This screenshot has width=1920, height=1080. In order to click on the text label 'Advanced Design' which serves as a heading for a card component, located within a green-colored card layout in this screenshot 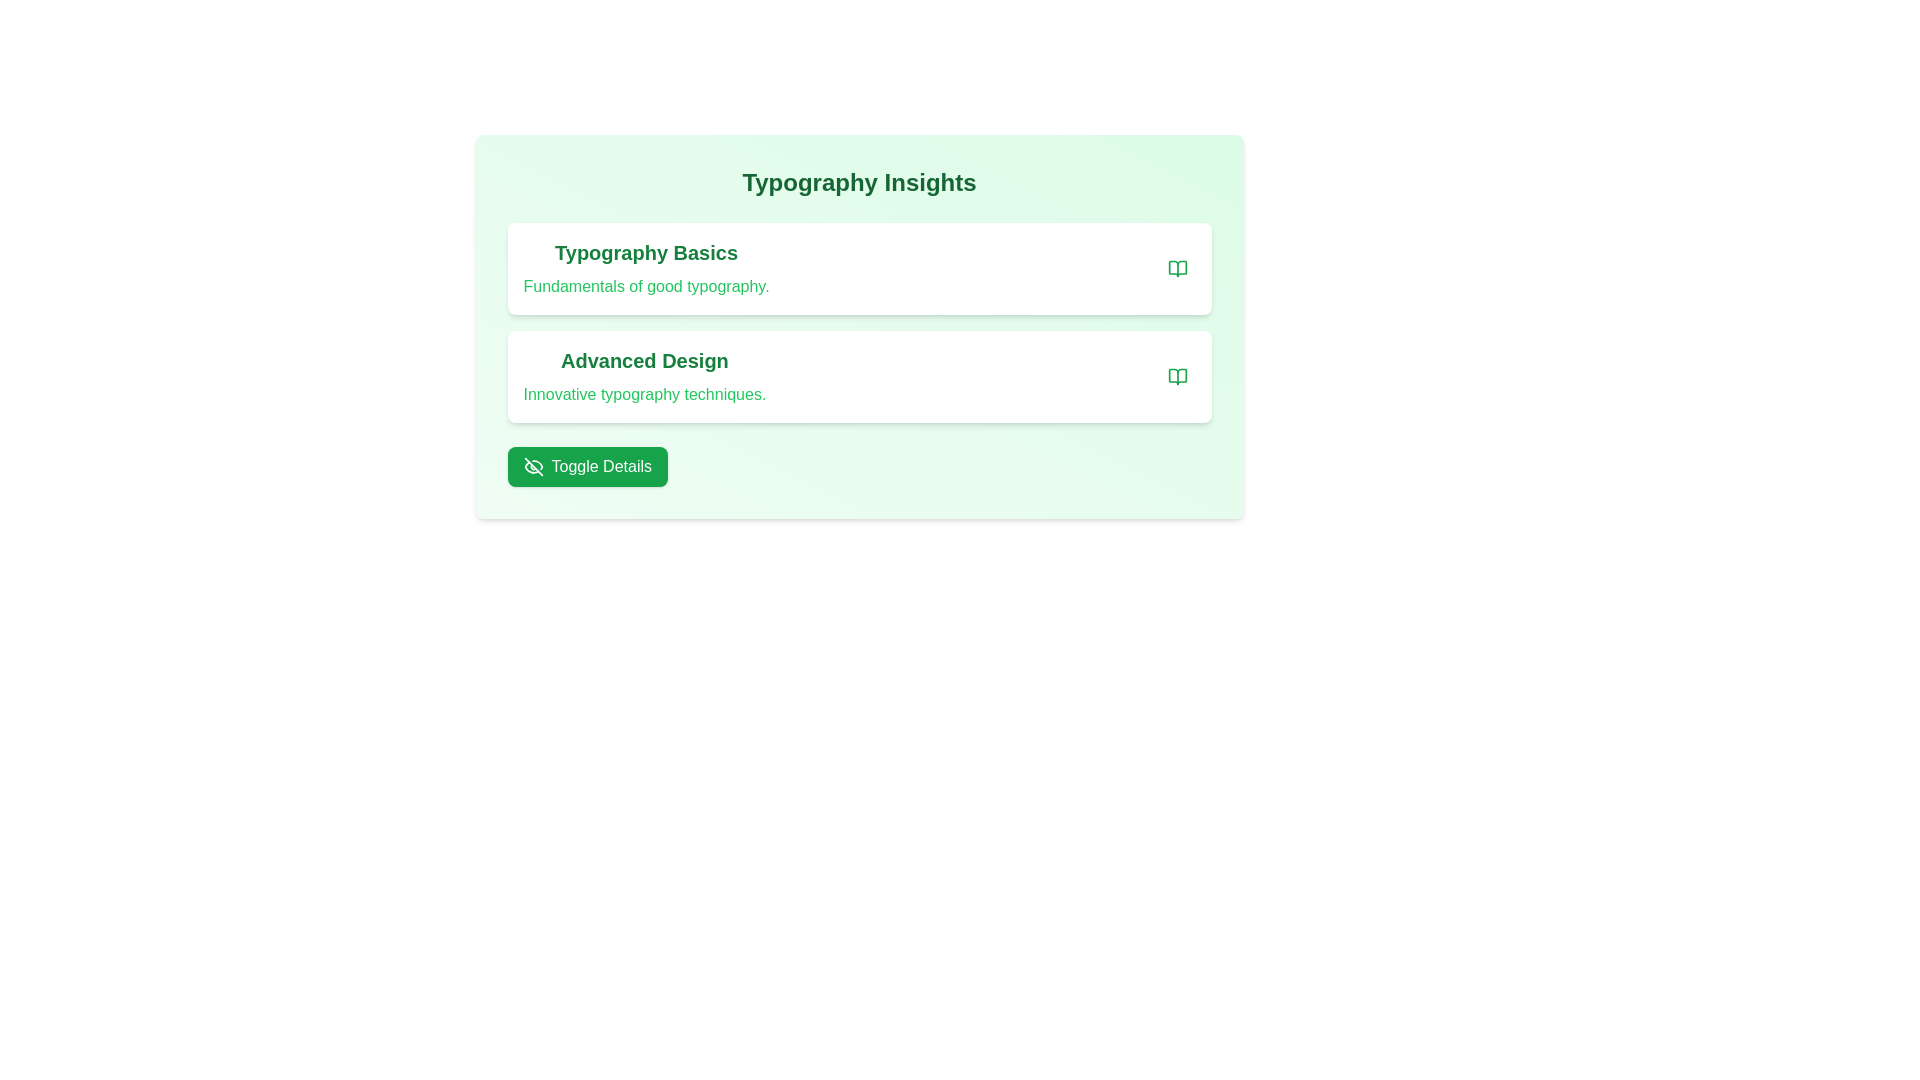, I will do `click(644, 361)`.